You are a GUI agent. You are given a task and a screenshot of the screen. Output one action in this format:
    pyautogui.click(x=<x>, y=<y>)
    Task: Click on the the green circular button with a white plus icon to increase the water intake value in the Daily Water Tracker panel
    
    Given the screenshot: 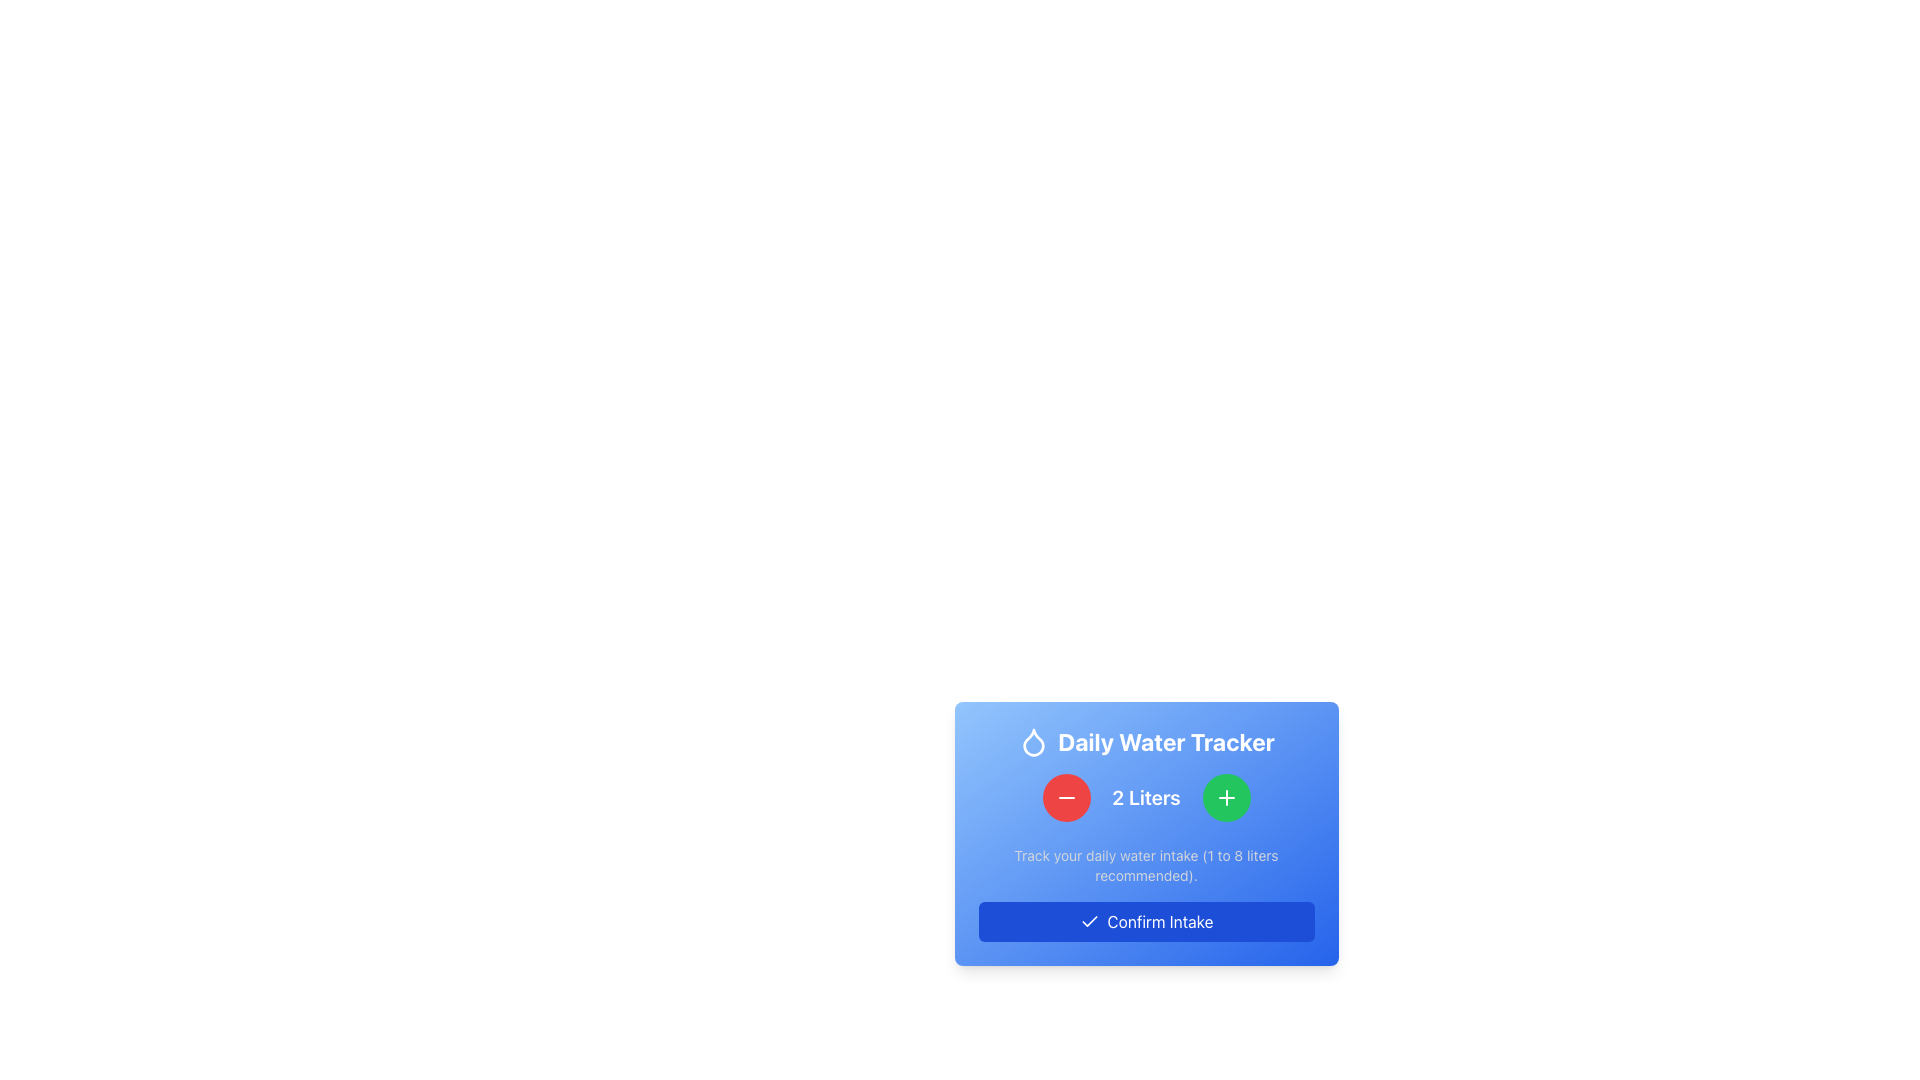 What is the action you would take?
    pyautogui.click(x=1225, y=797)
    